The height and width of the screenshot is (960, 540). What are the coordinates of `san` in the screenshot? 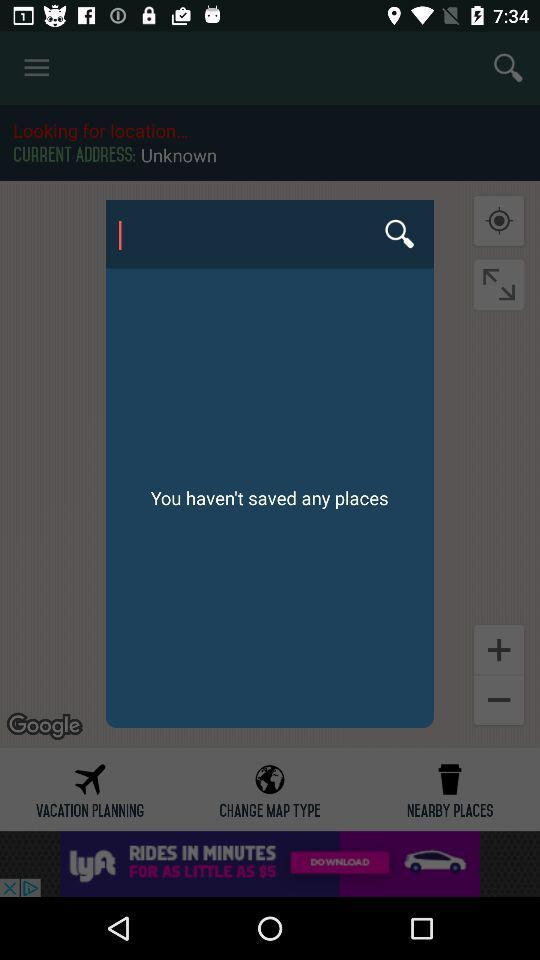 It's located at (269, 234).